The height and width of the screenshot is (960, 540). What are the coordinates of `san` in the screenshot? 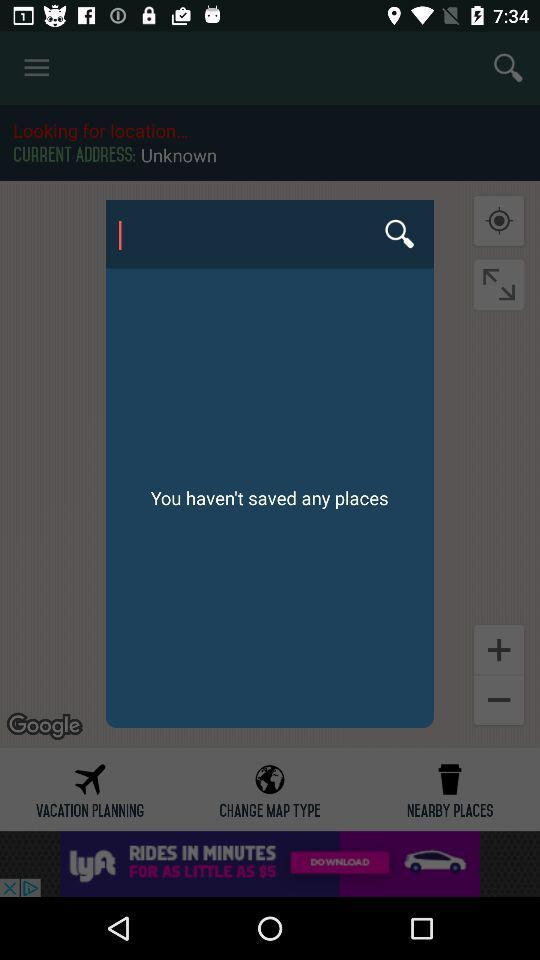 It's located at (269, 234).